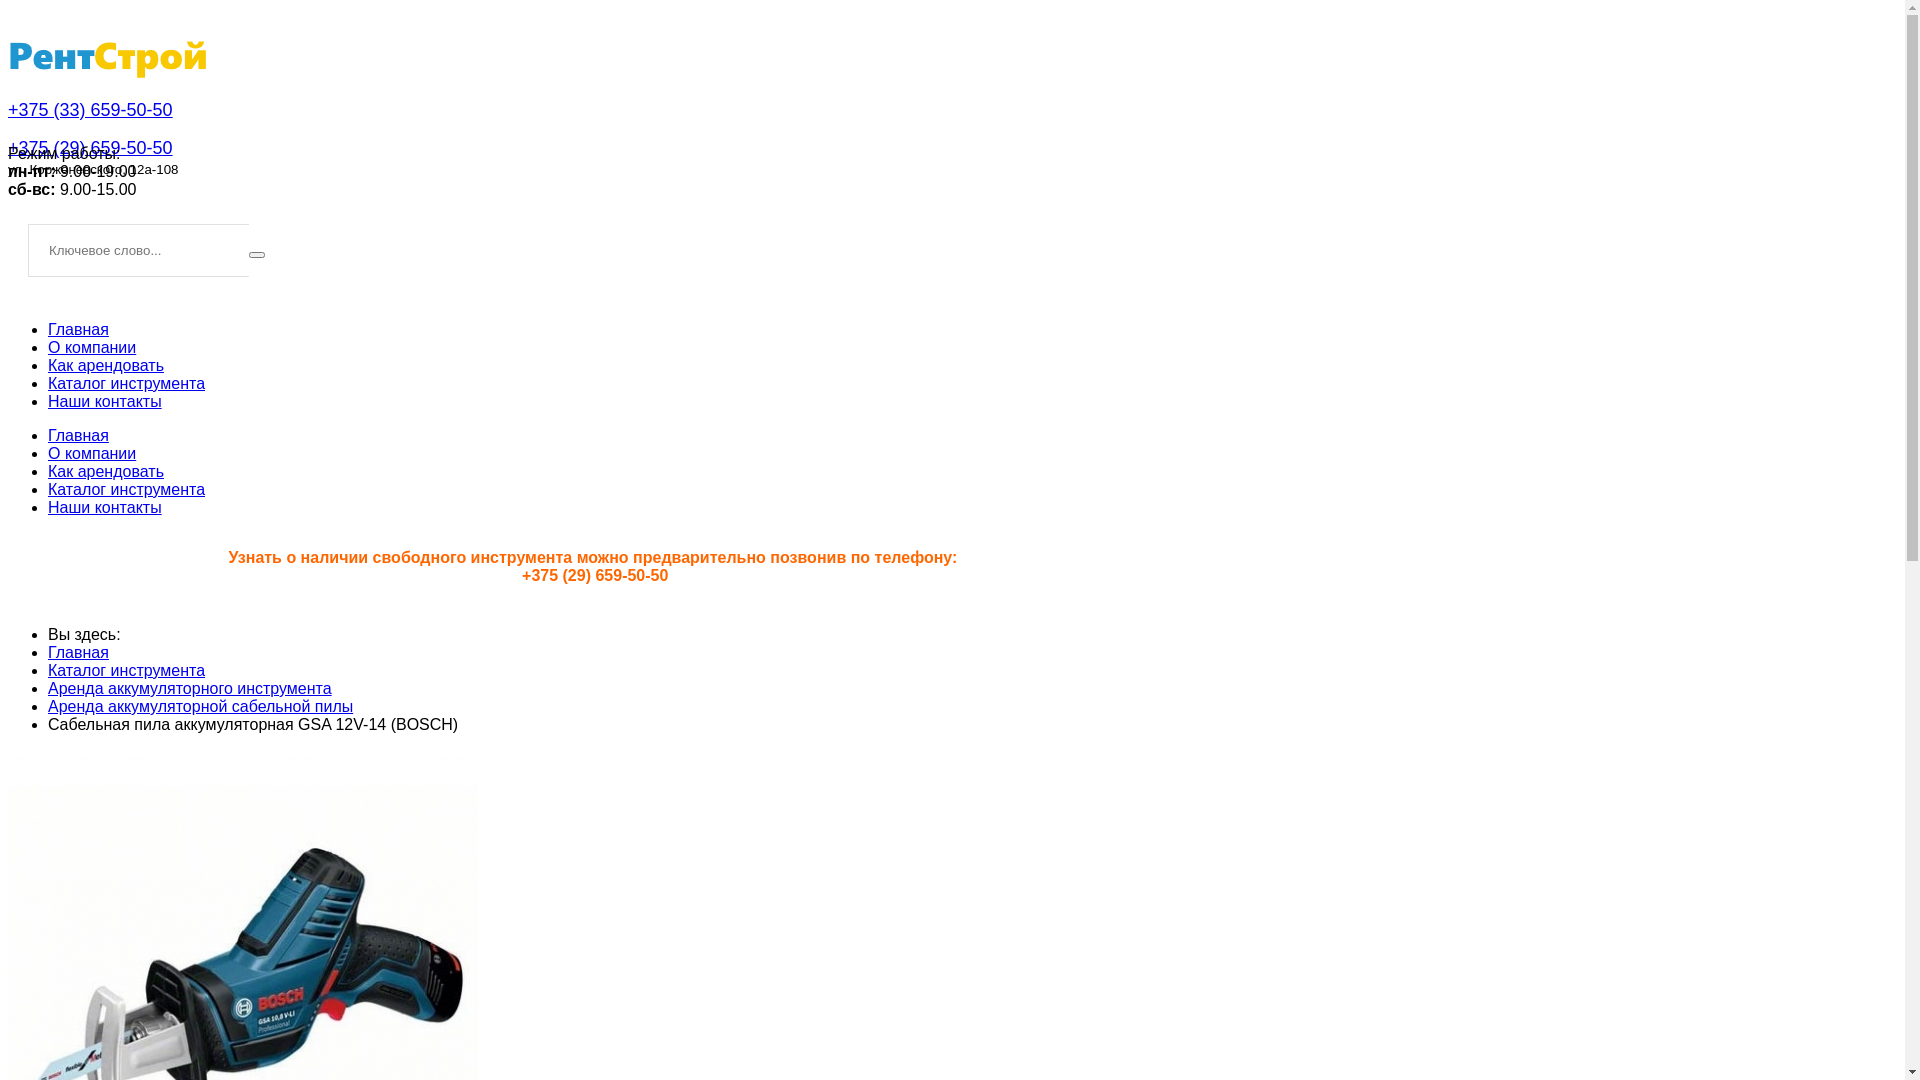  Describe the element at coordinates (8, 88) in the screenshot. I see `'Rentstori.by'` at that location.